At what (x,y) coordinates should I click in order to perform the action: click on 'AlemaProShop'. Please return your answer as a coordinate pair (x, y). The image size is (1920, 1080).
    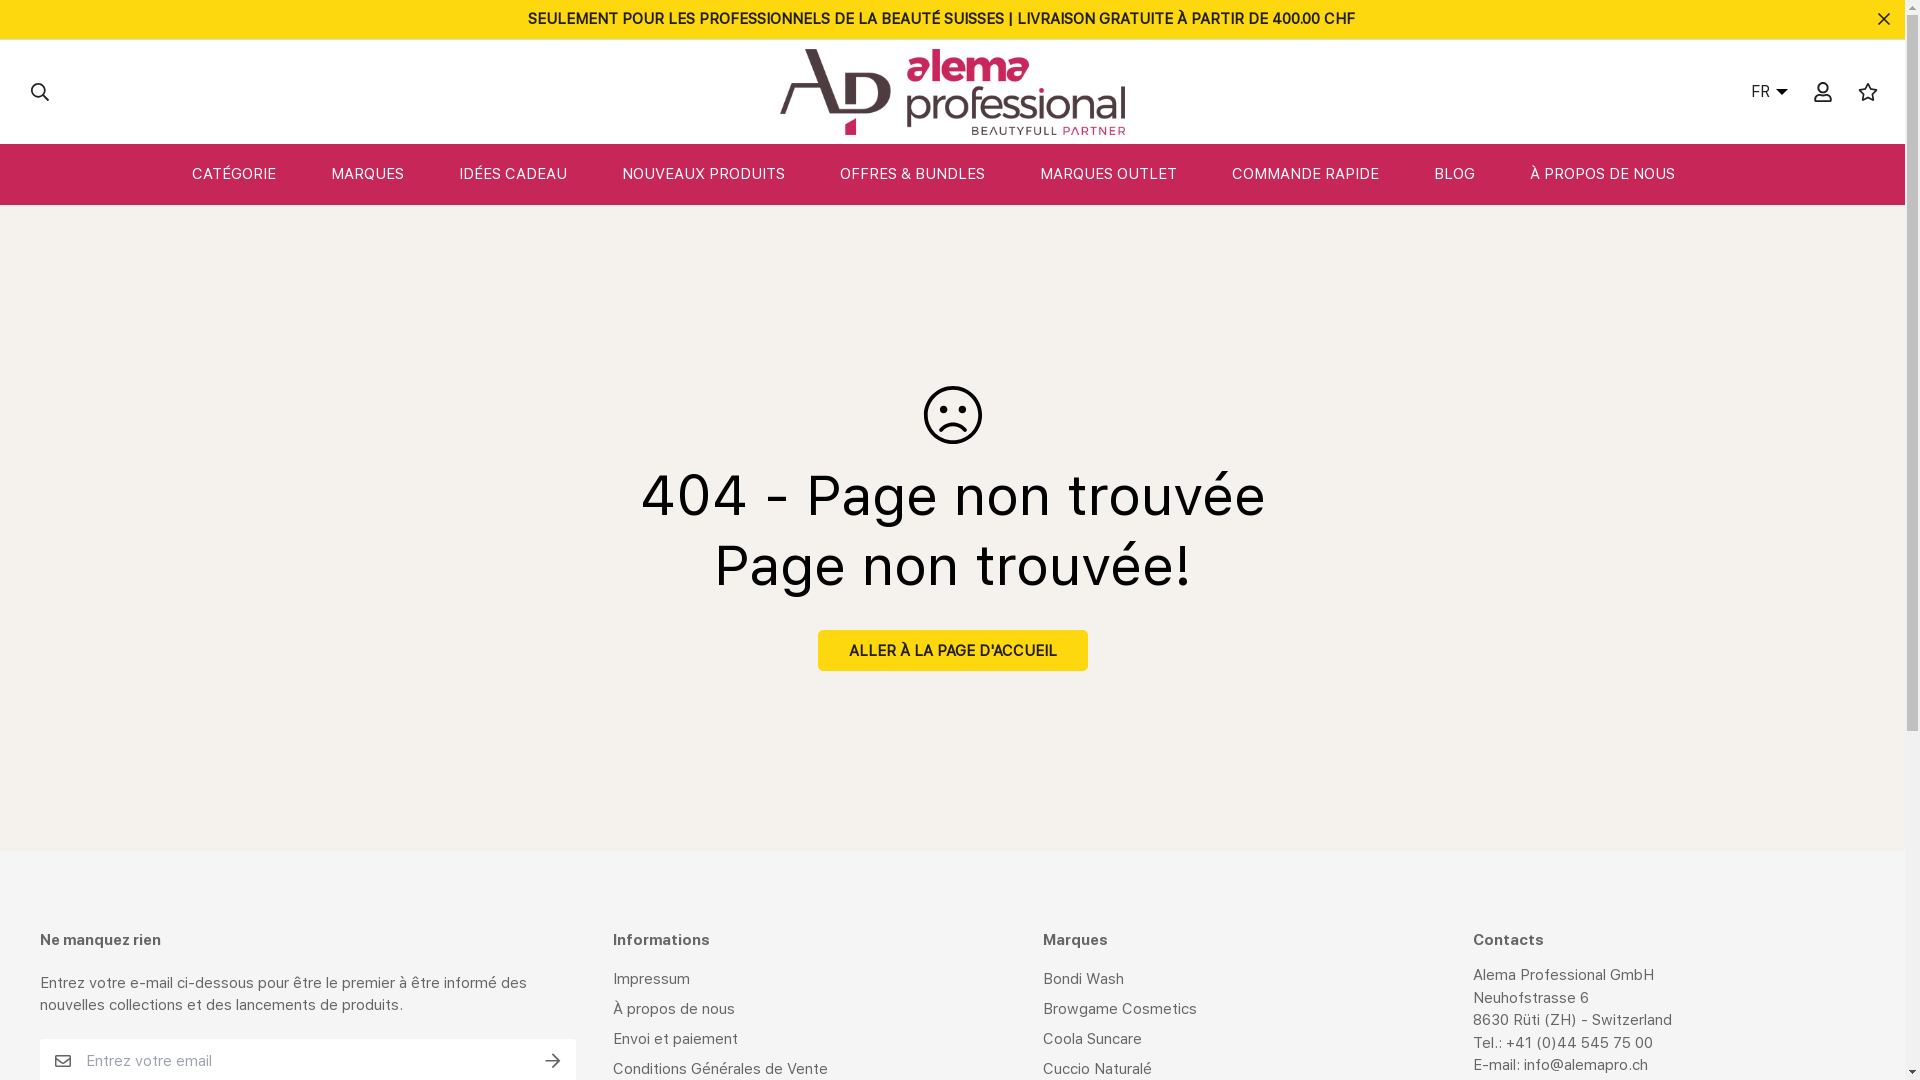
    Looking at the image, I should click on (951, 92).